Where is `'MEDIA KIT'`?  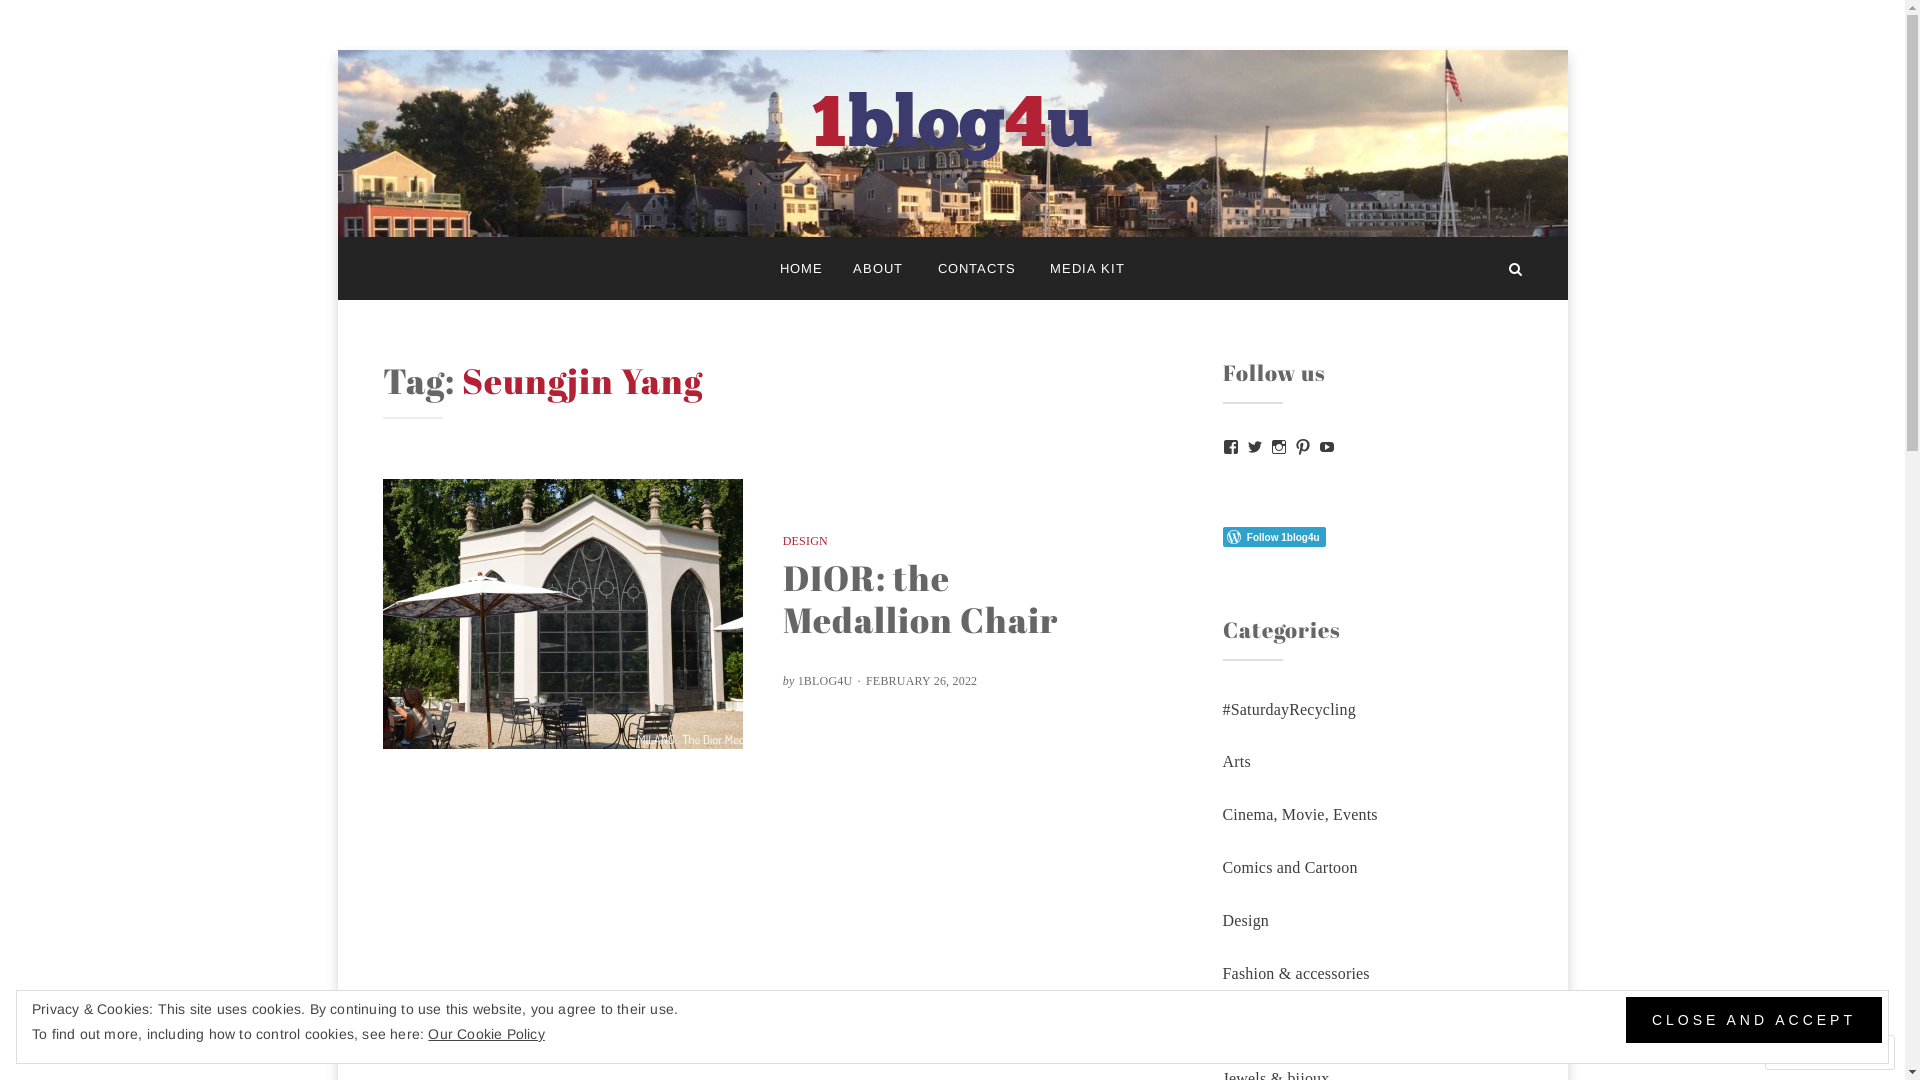 'MEDIA KIT' is located at coordinates (1086, 267).